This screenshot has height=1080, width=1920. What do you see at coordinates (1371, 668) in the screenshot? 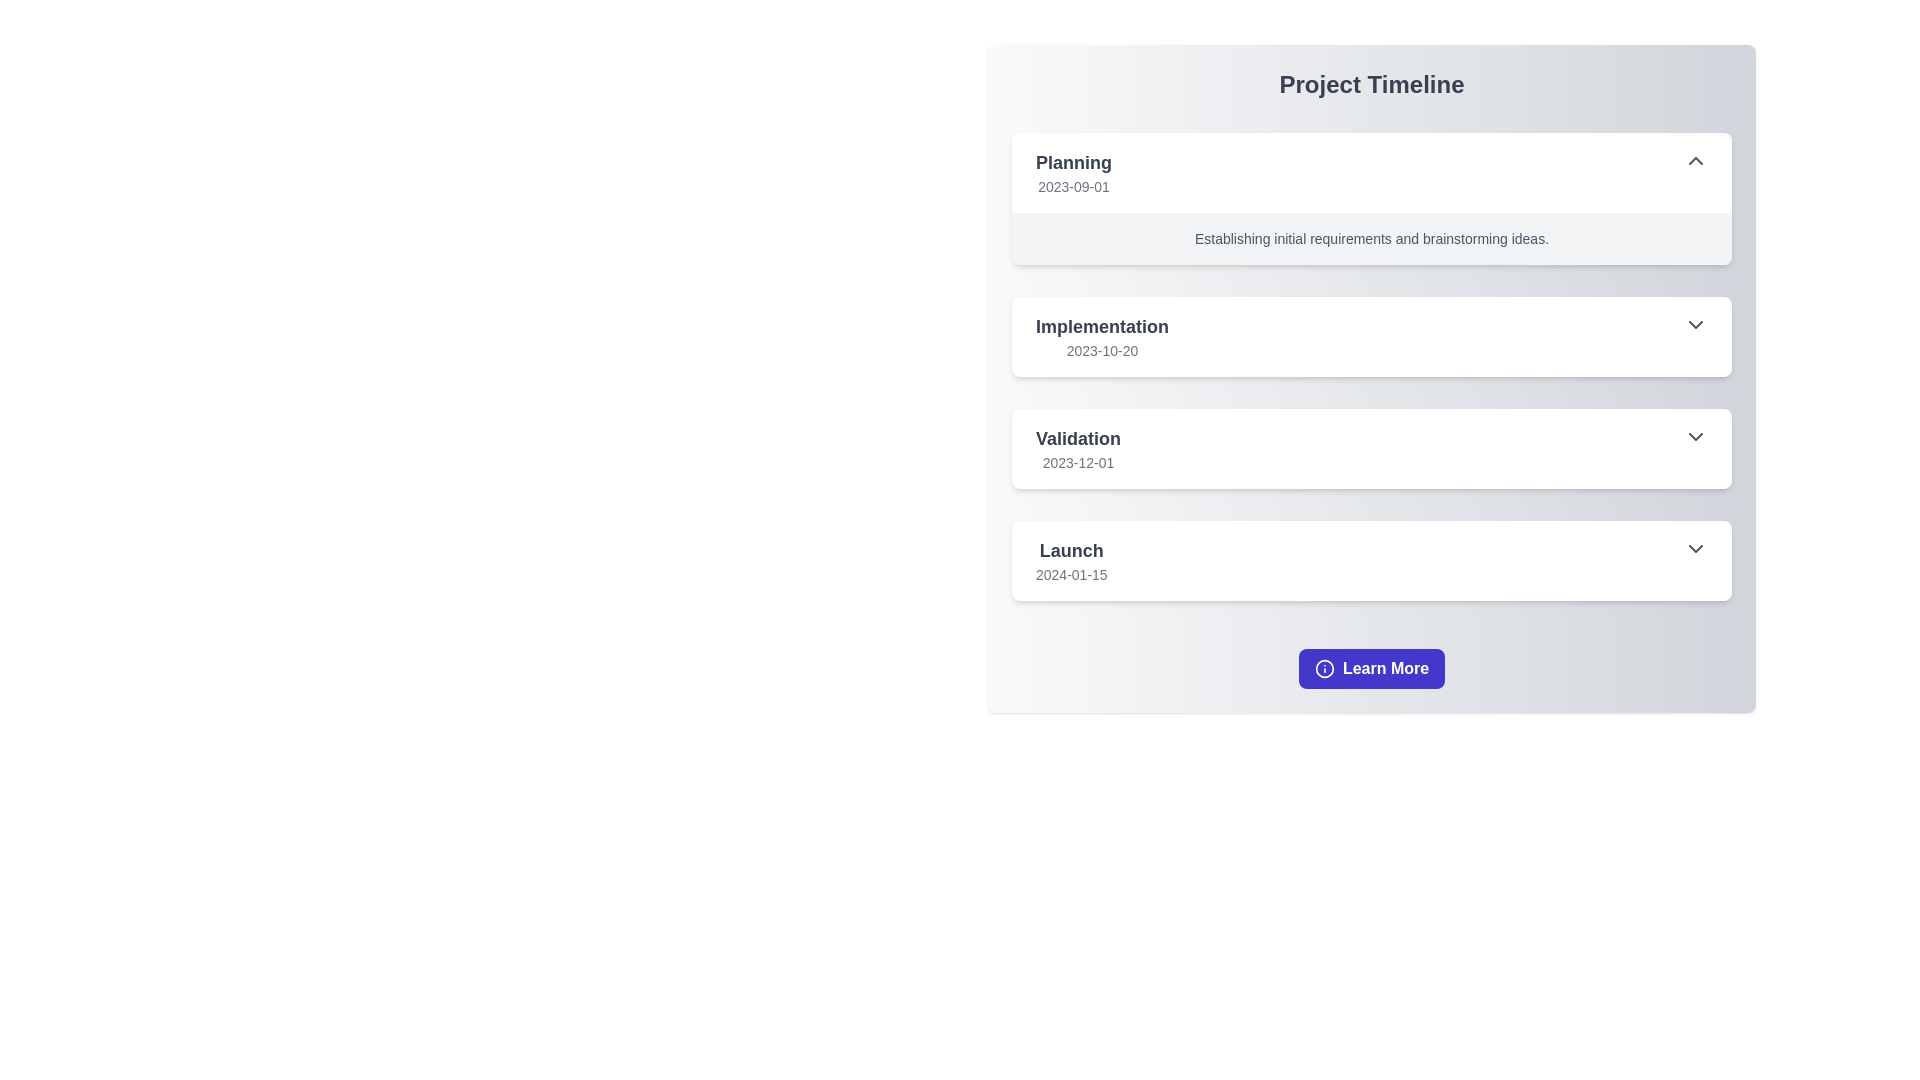
I see `the call-to-action button positioned at the bottom of the 'Project Timeline' section` at bounding box center [1371, 668].